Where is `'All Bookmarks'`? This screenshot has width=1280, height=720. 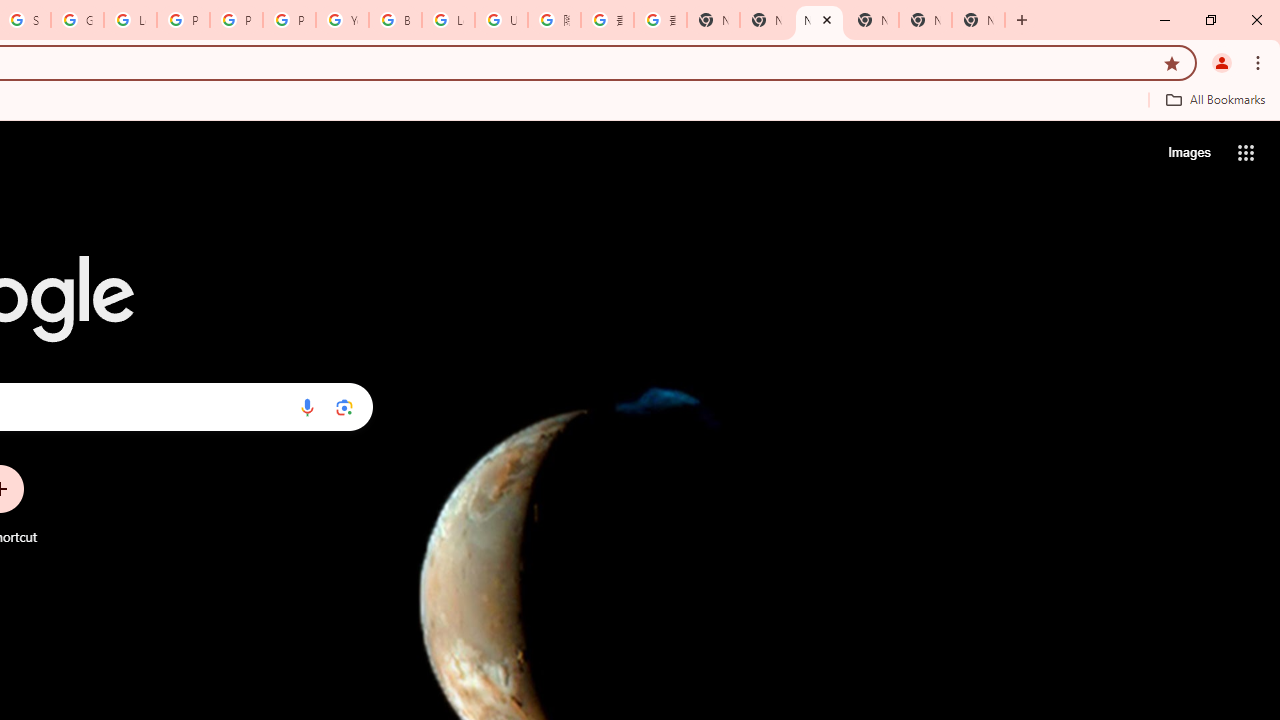 'All Bookmarks' is located at coordinates (1214, 99).